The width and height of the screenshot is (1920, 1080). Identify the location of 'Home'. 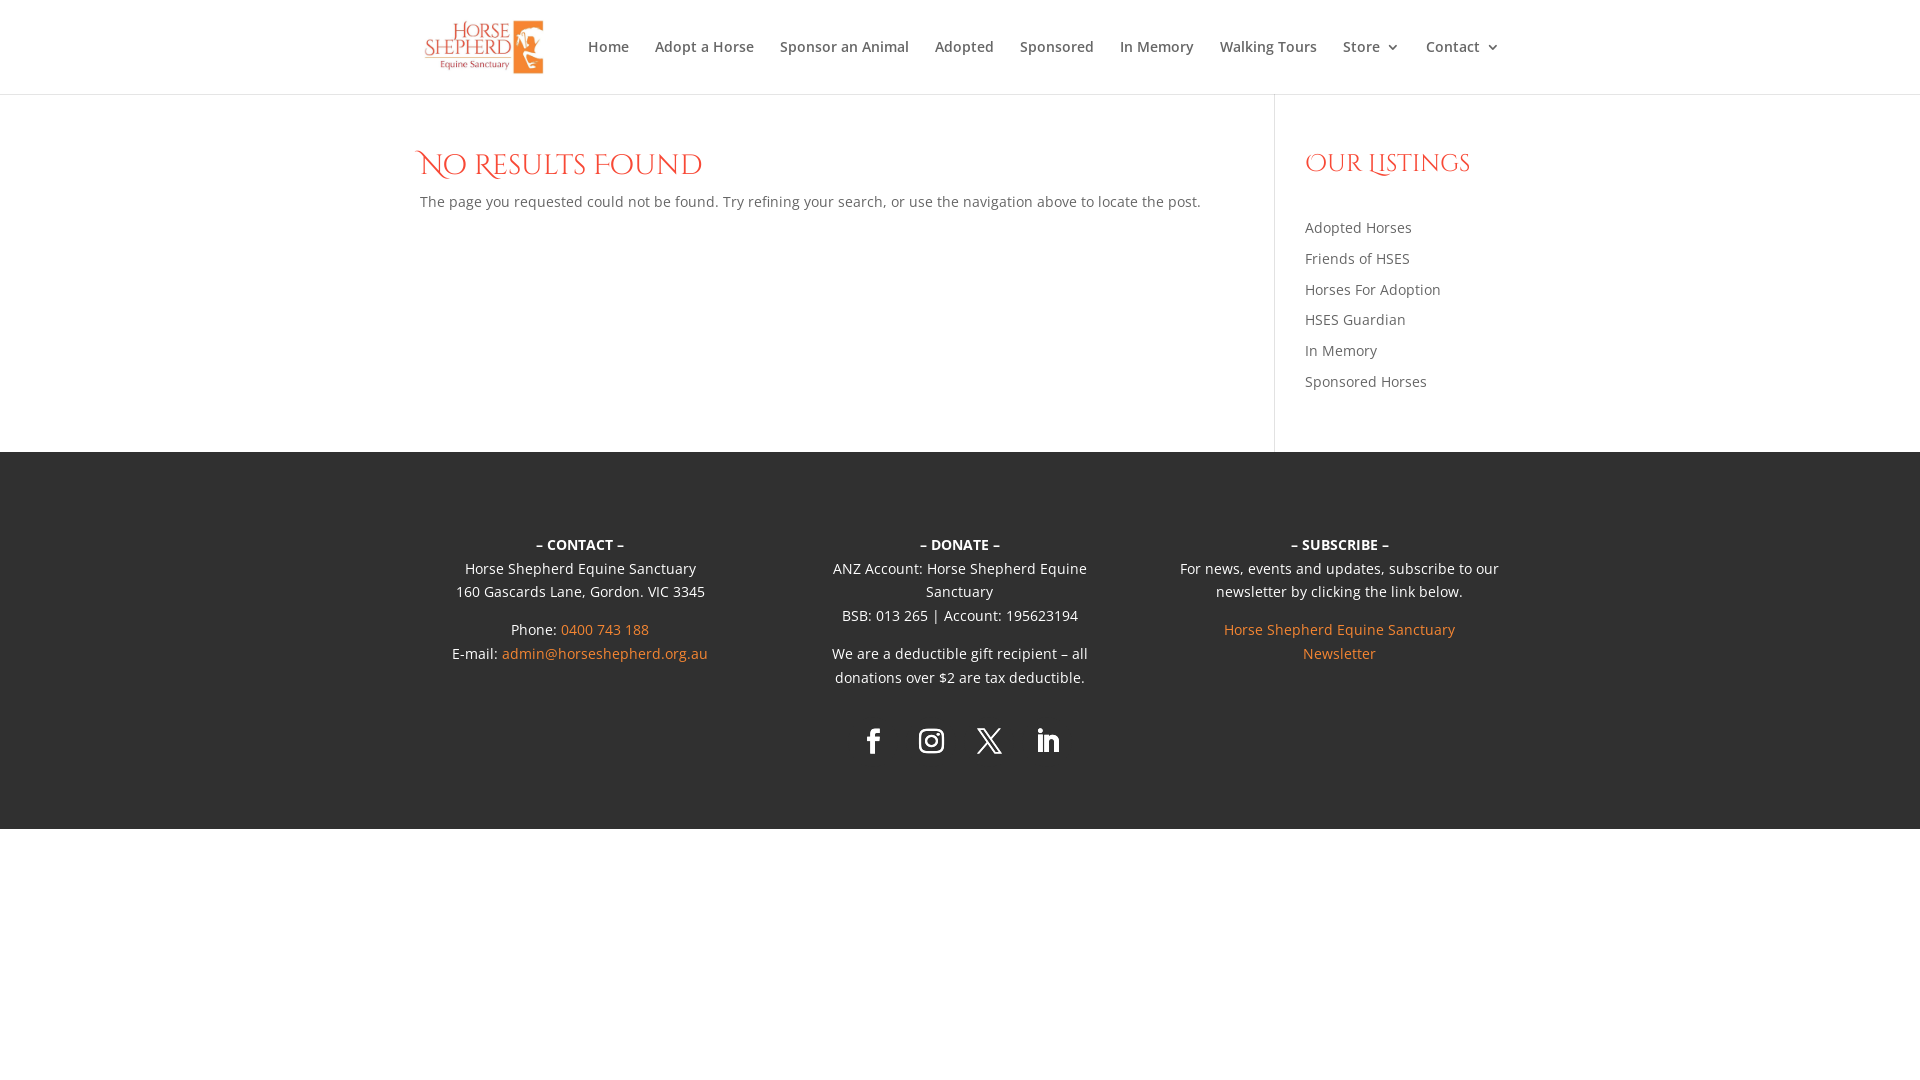
(607, 65).